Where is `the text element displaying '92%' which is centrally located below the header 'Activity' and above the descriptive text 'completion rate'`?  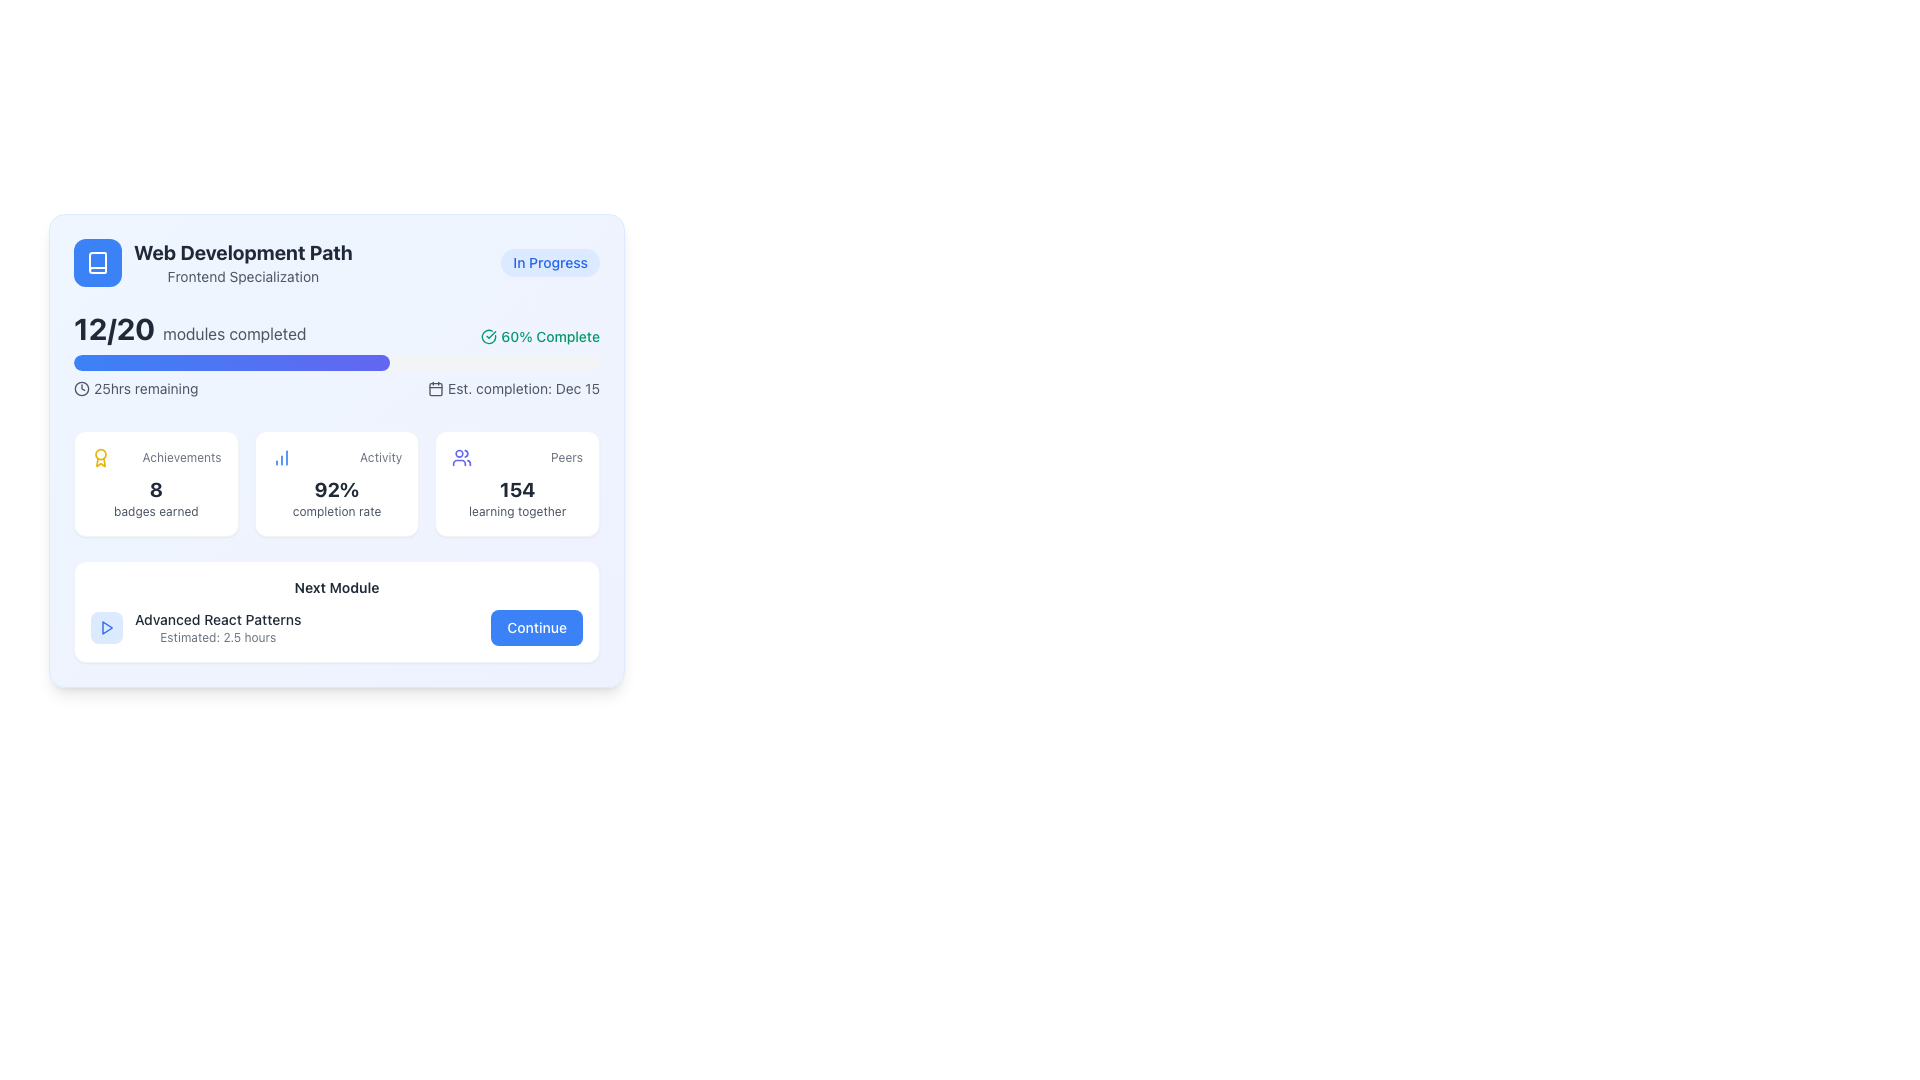
the text element displaying '92%' which is centrally located below the header 'Activity' and above the descriptive text 'completion rate' is located at coordinates (336, 489).